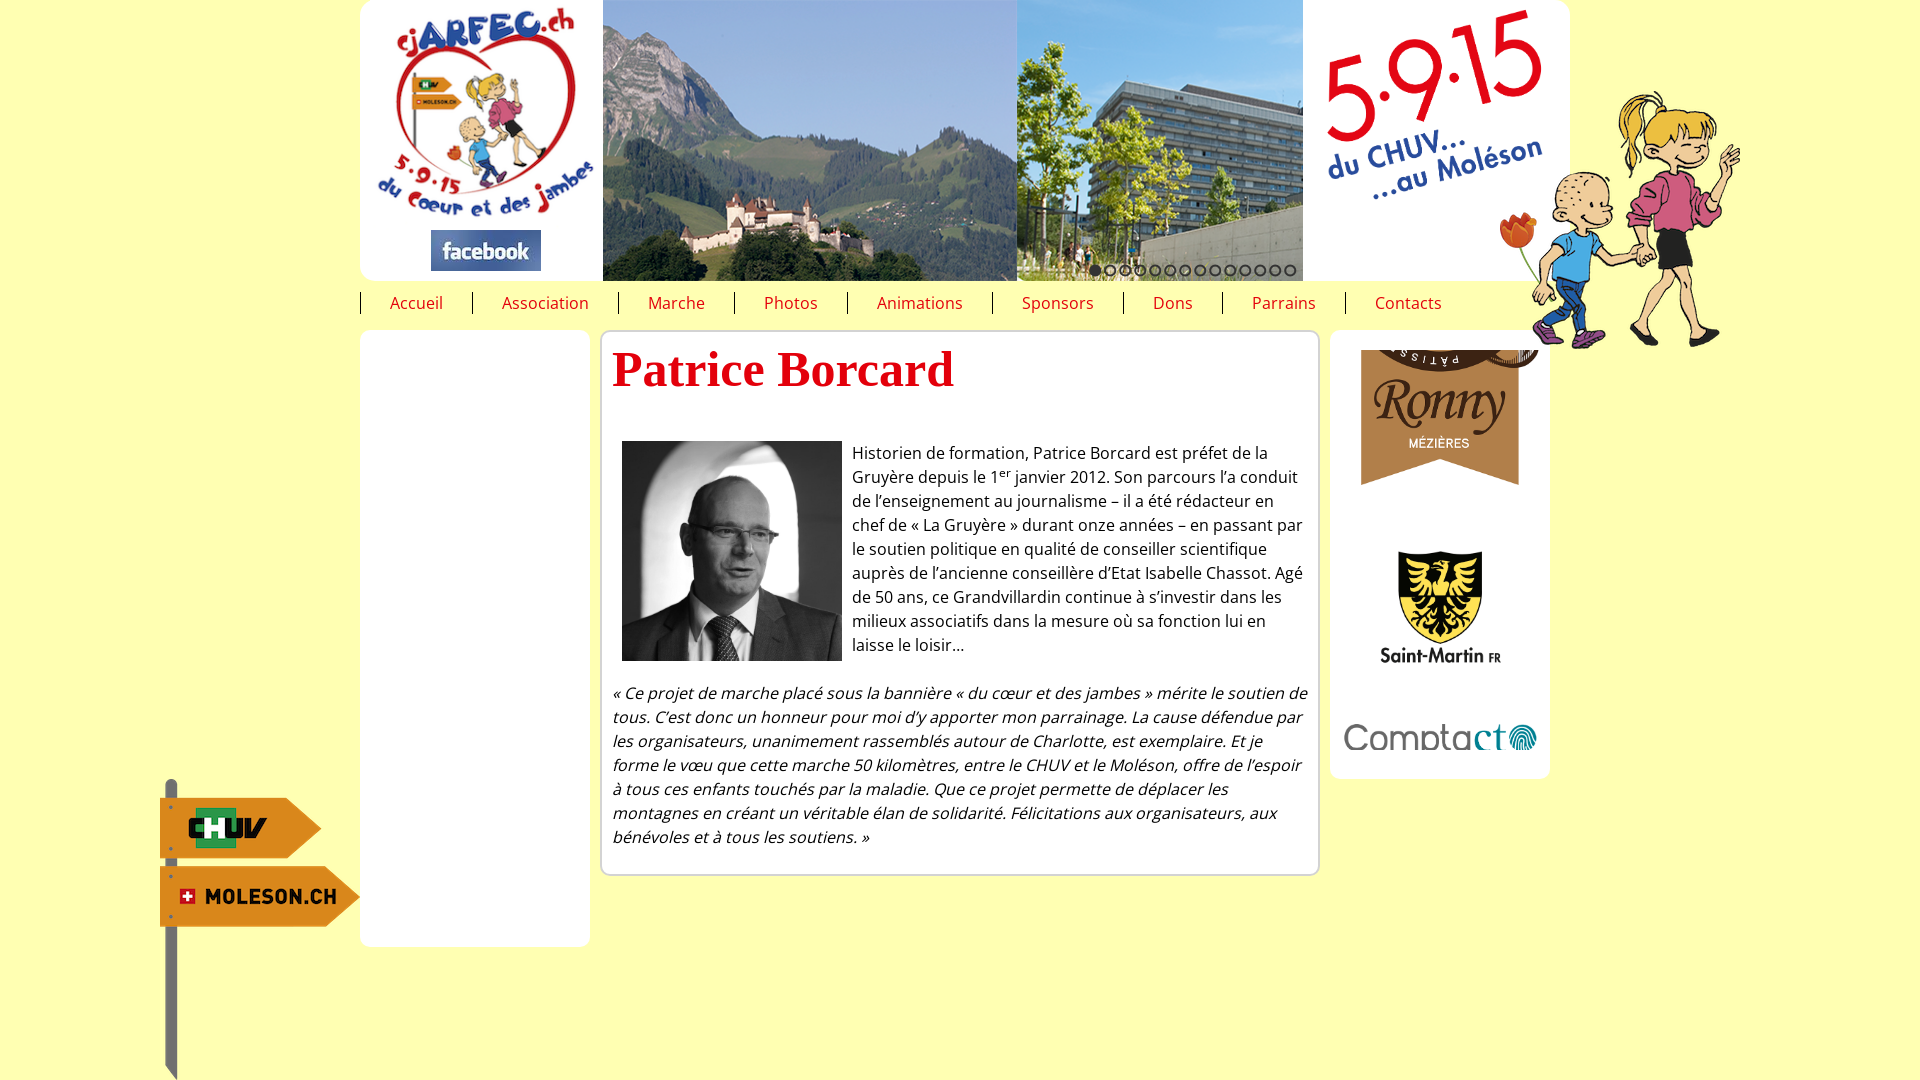 This screenshot has width=1920, height=1080. I want to click on 'Animations', so click(919, 303).